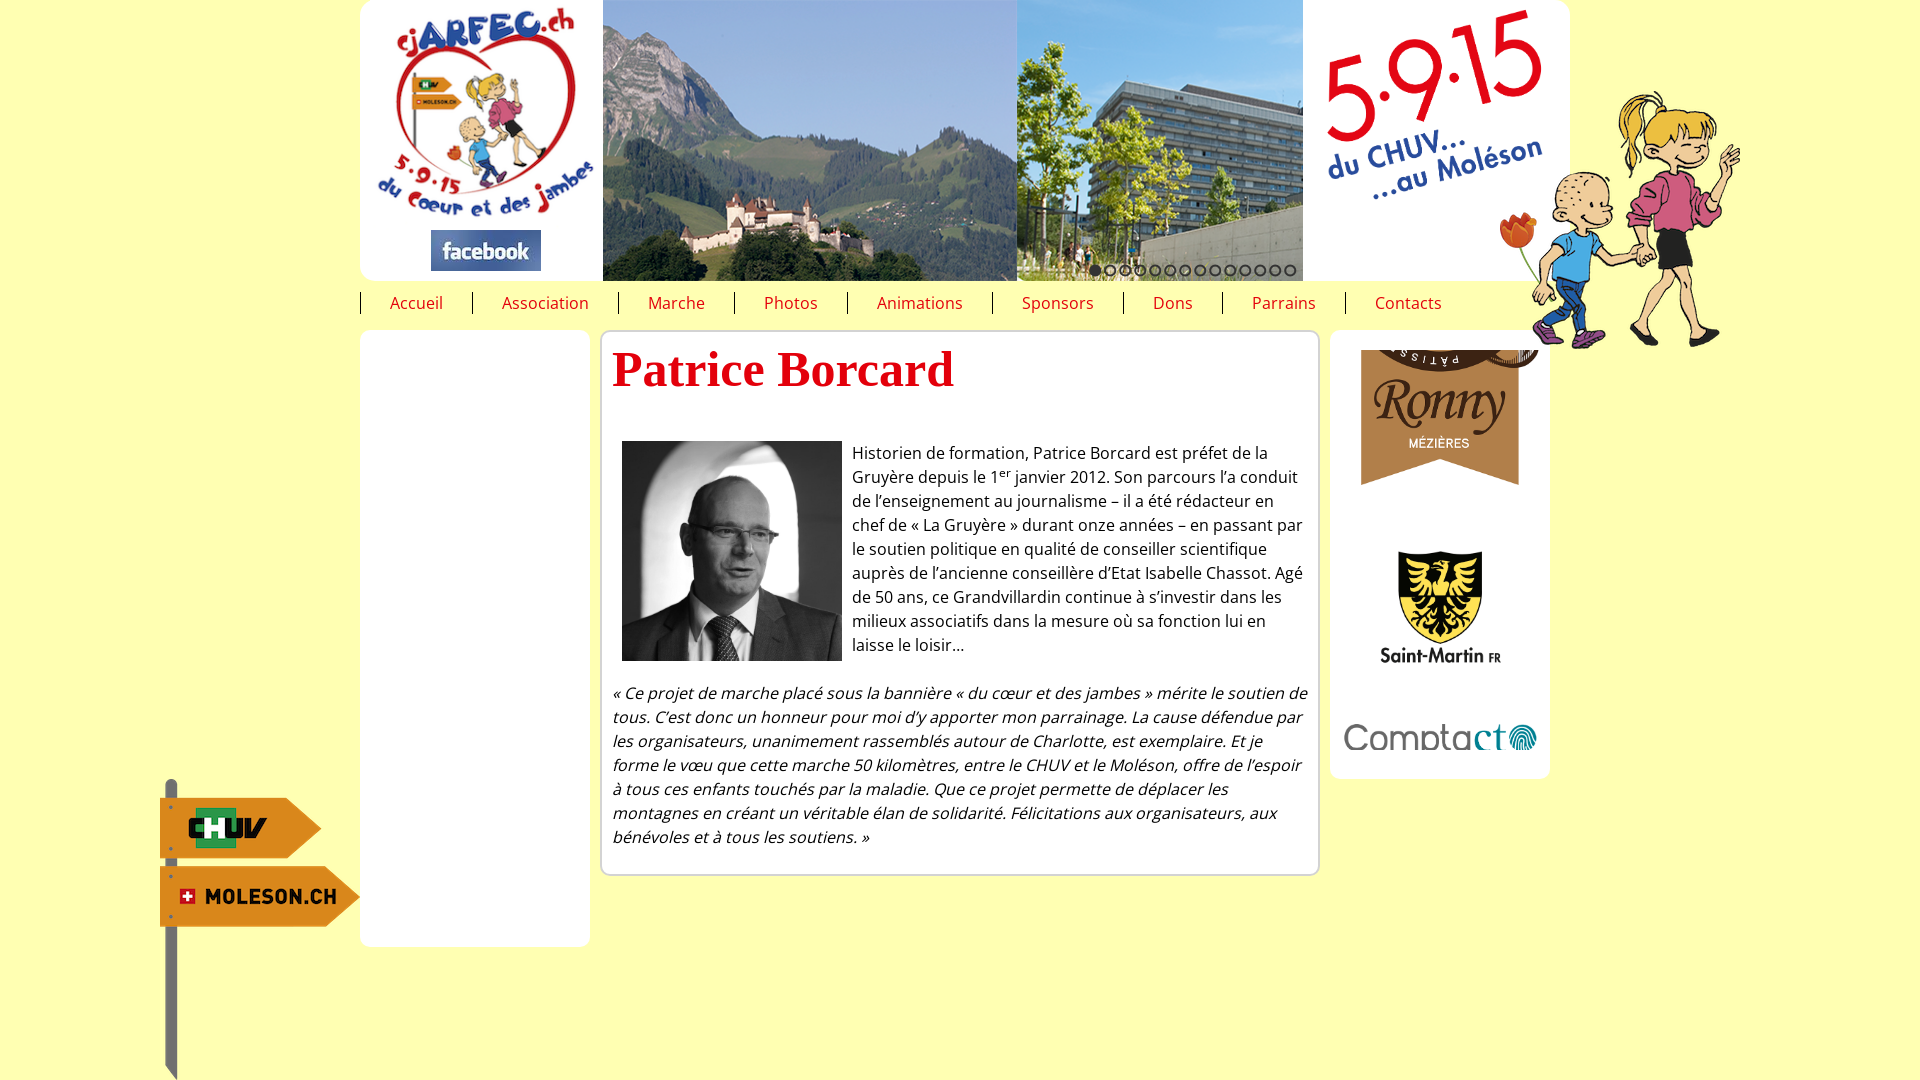 This screenshot has width=1920, height=1080. I want to click on 'Animations', so click(919, 303).